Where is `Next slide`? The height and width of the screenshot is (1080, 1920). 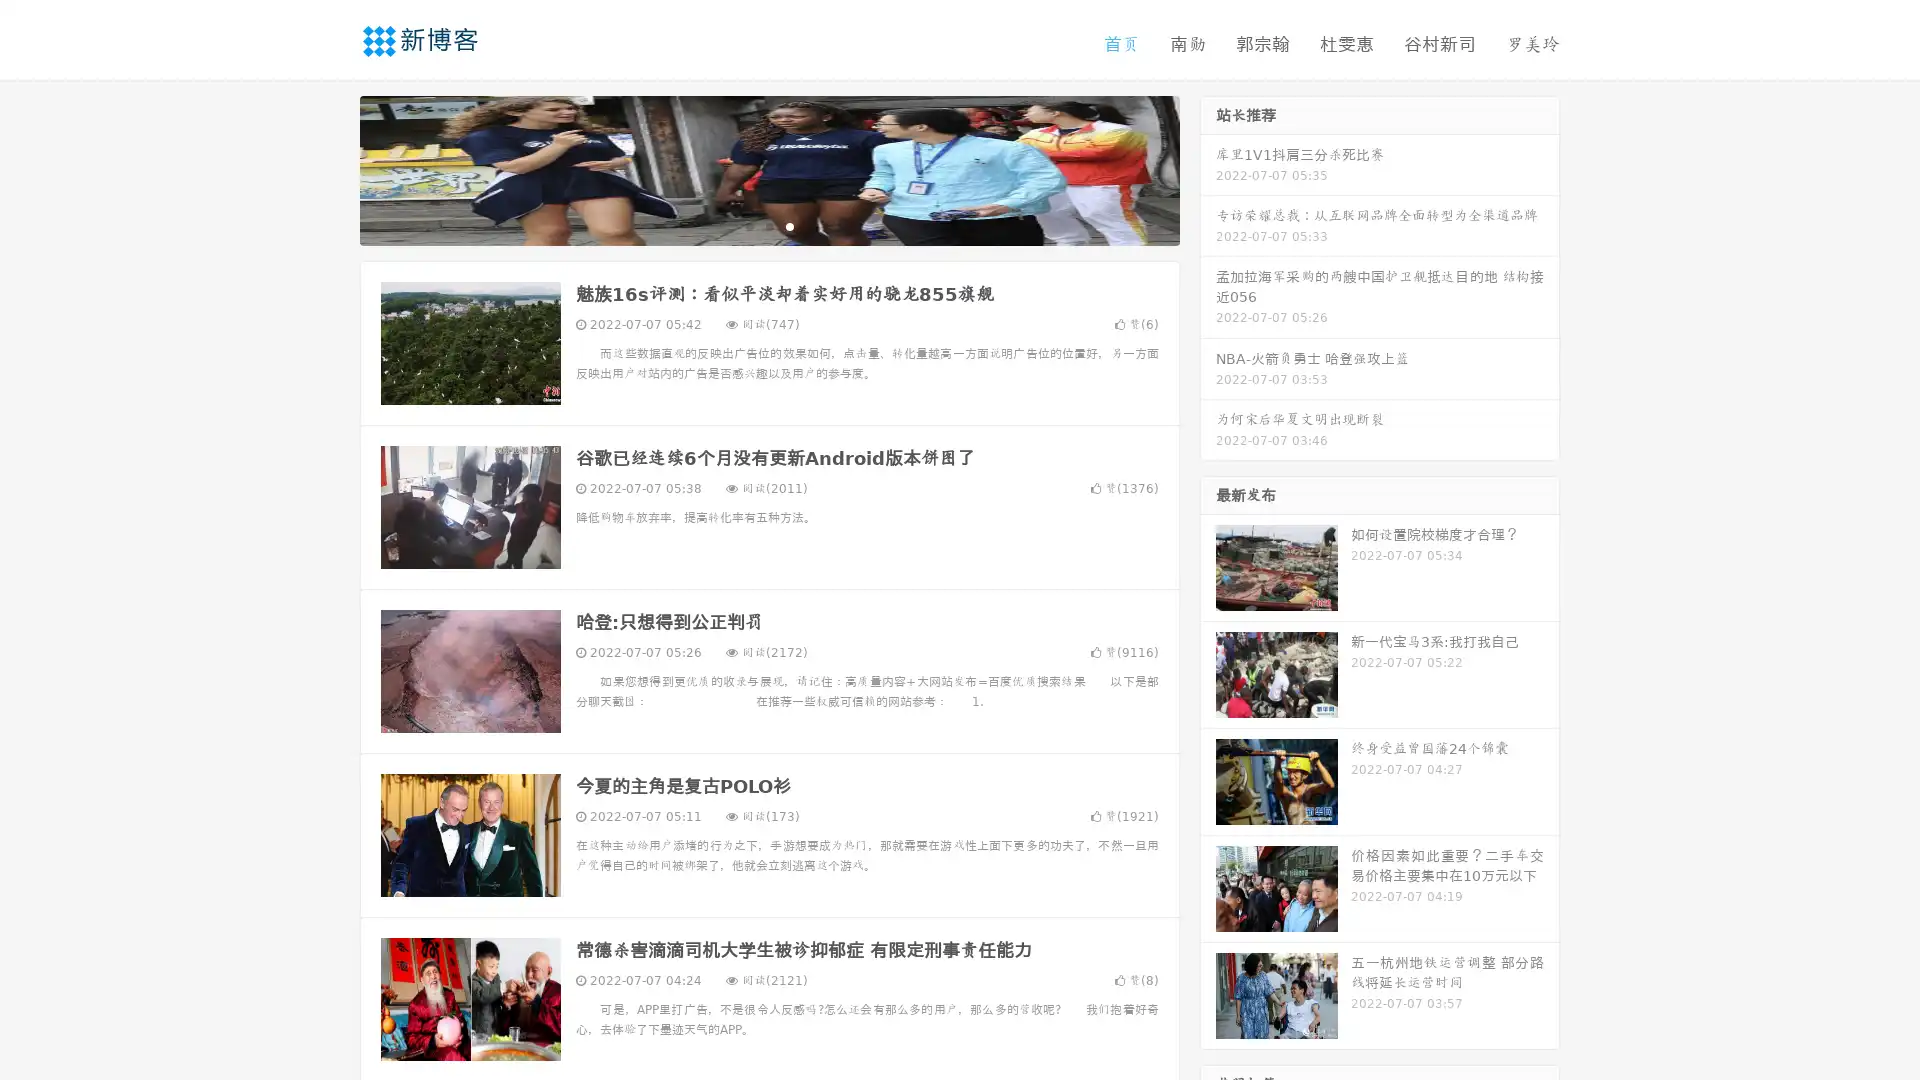
Next slide is located at coordinates (1208, 168).